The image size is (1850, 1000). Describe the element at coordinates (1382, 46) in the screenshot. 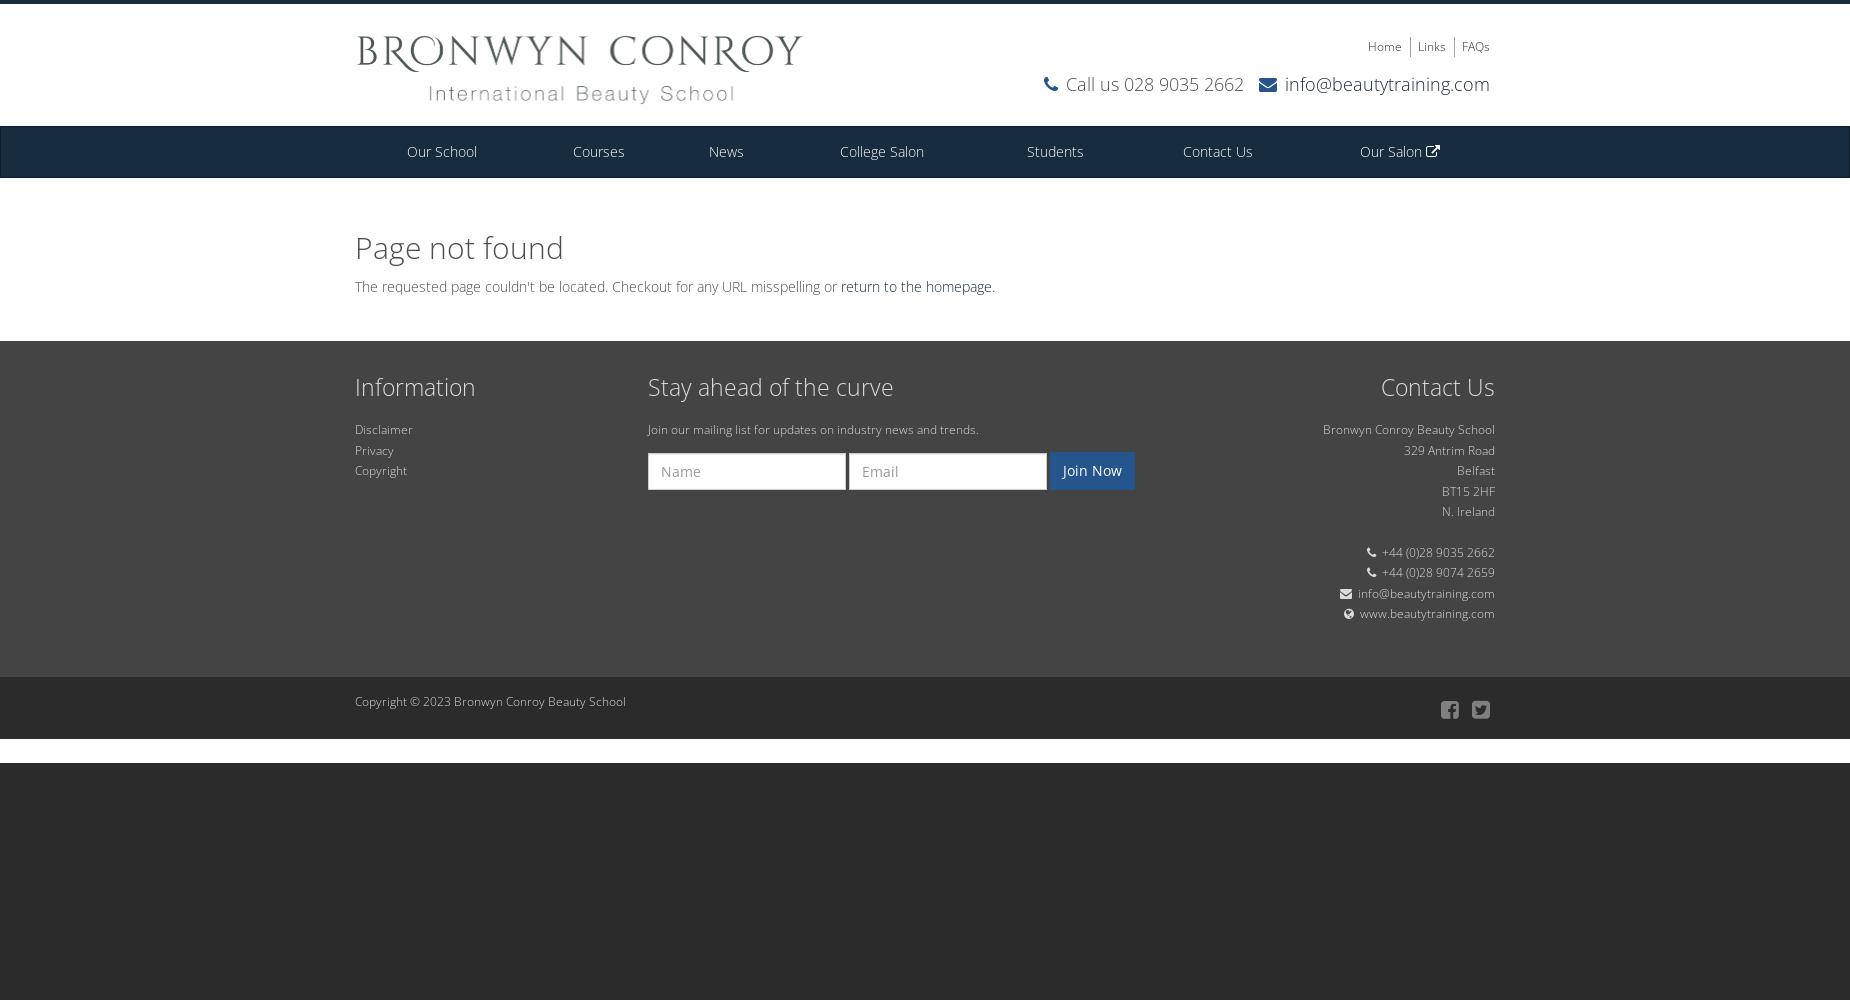

I see `'Home'` at that location.